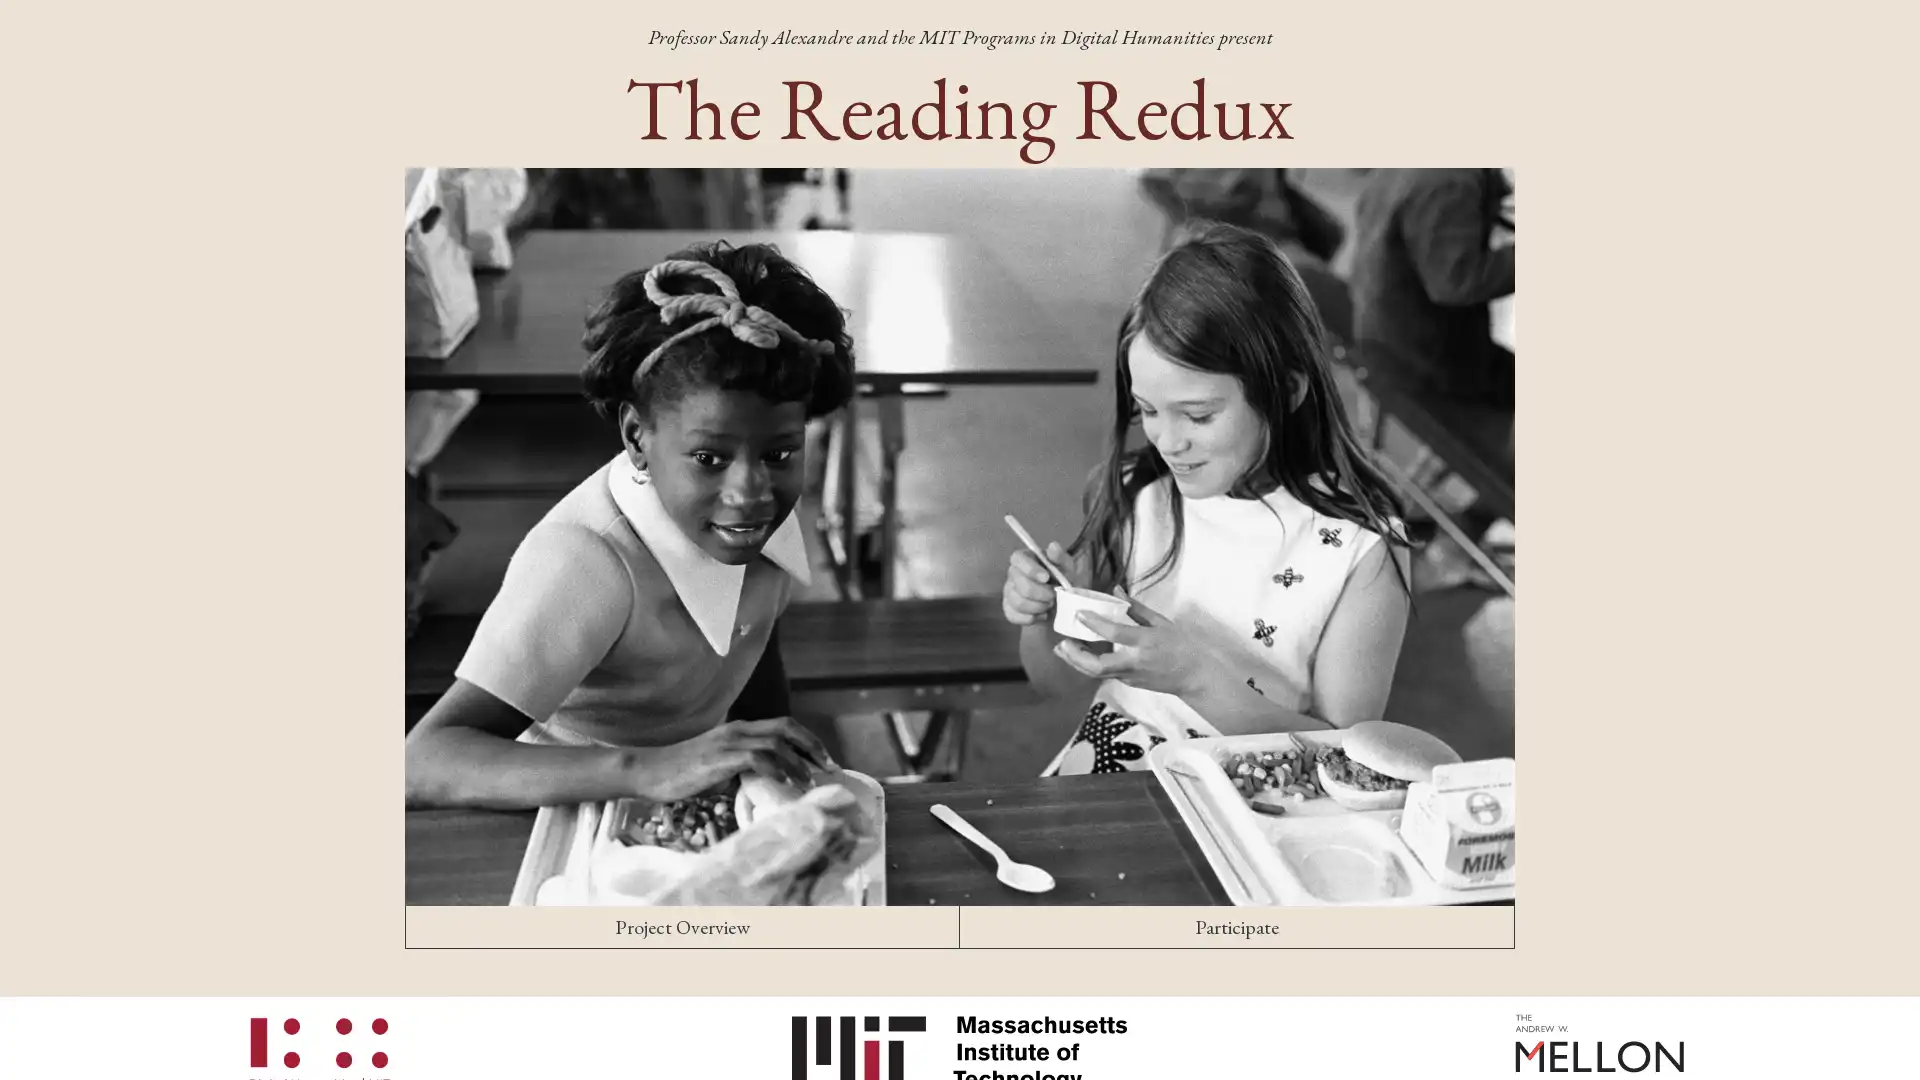 The height and width of the screenshot is (1080, 1920). Describe the element at coordinates (682, 926) in the screenshot. I see `Project Overview` at that location.